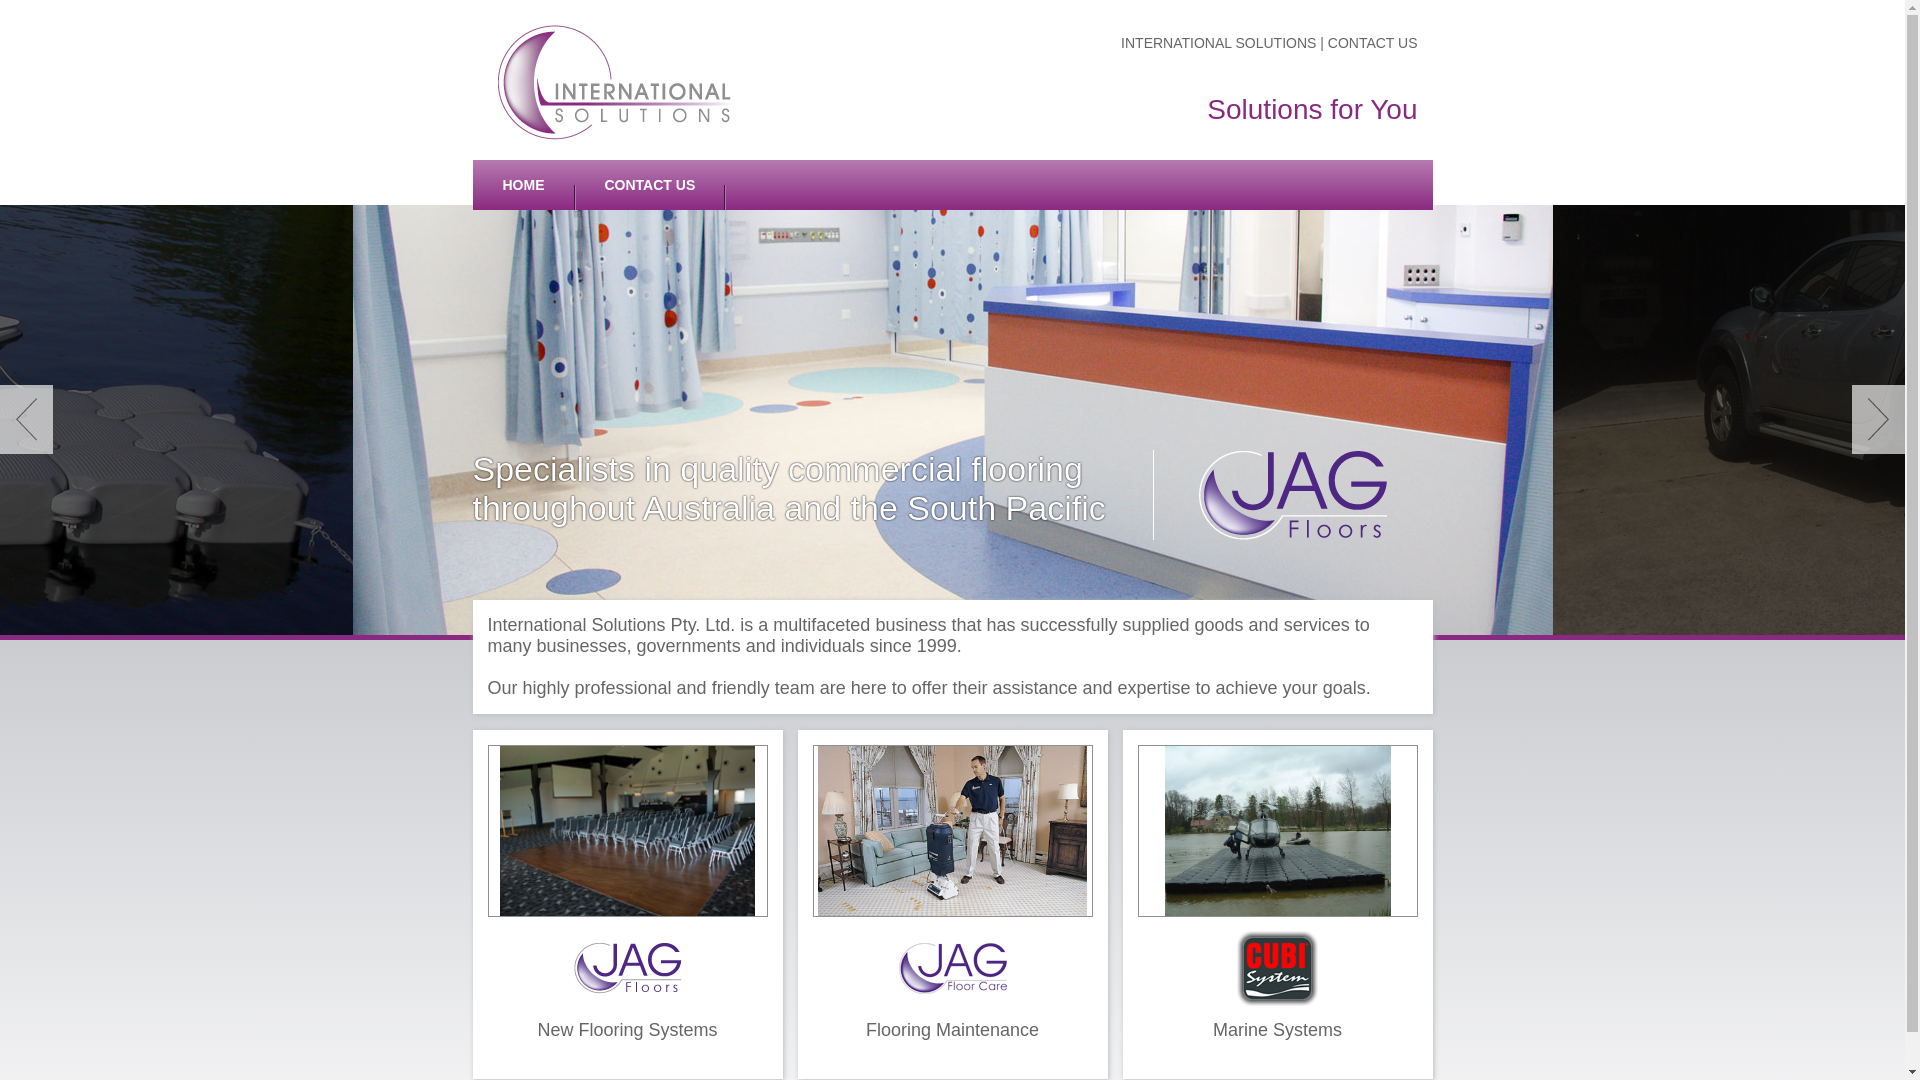 This screenshot has height=1080, width=1920. What do you see at coordinates (1219, 42) in the screenshot?
I see `'INTERNATIONAL SOLUTIONS'` at bounding box center [1219, 42].